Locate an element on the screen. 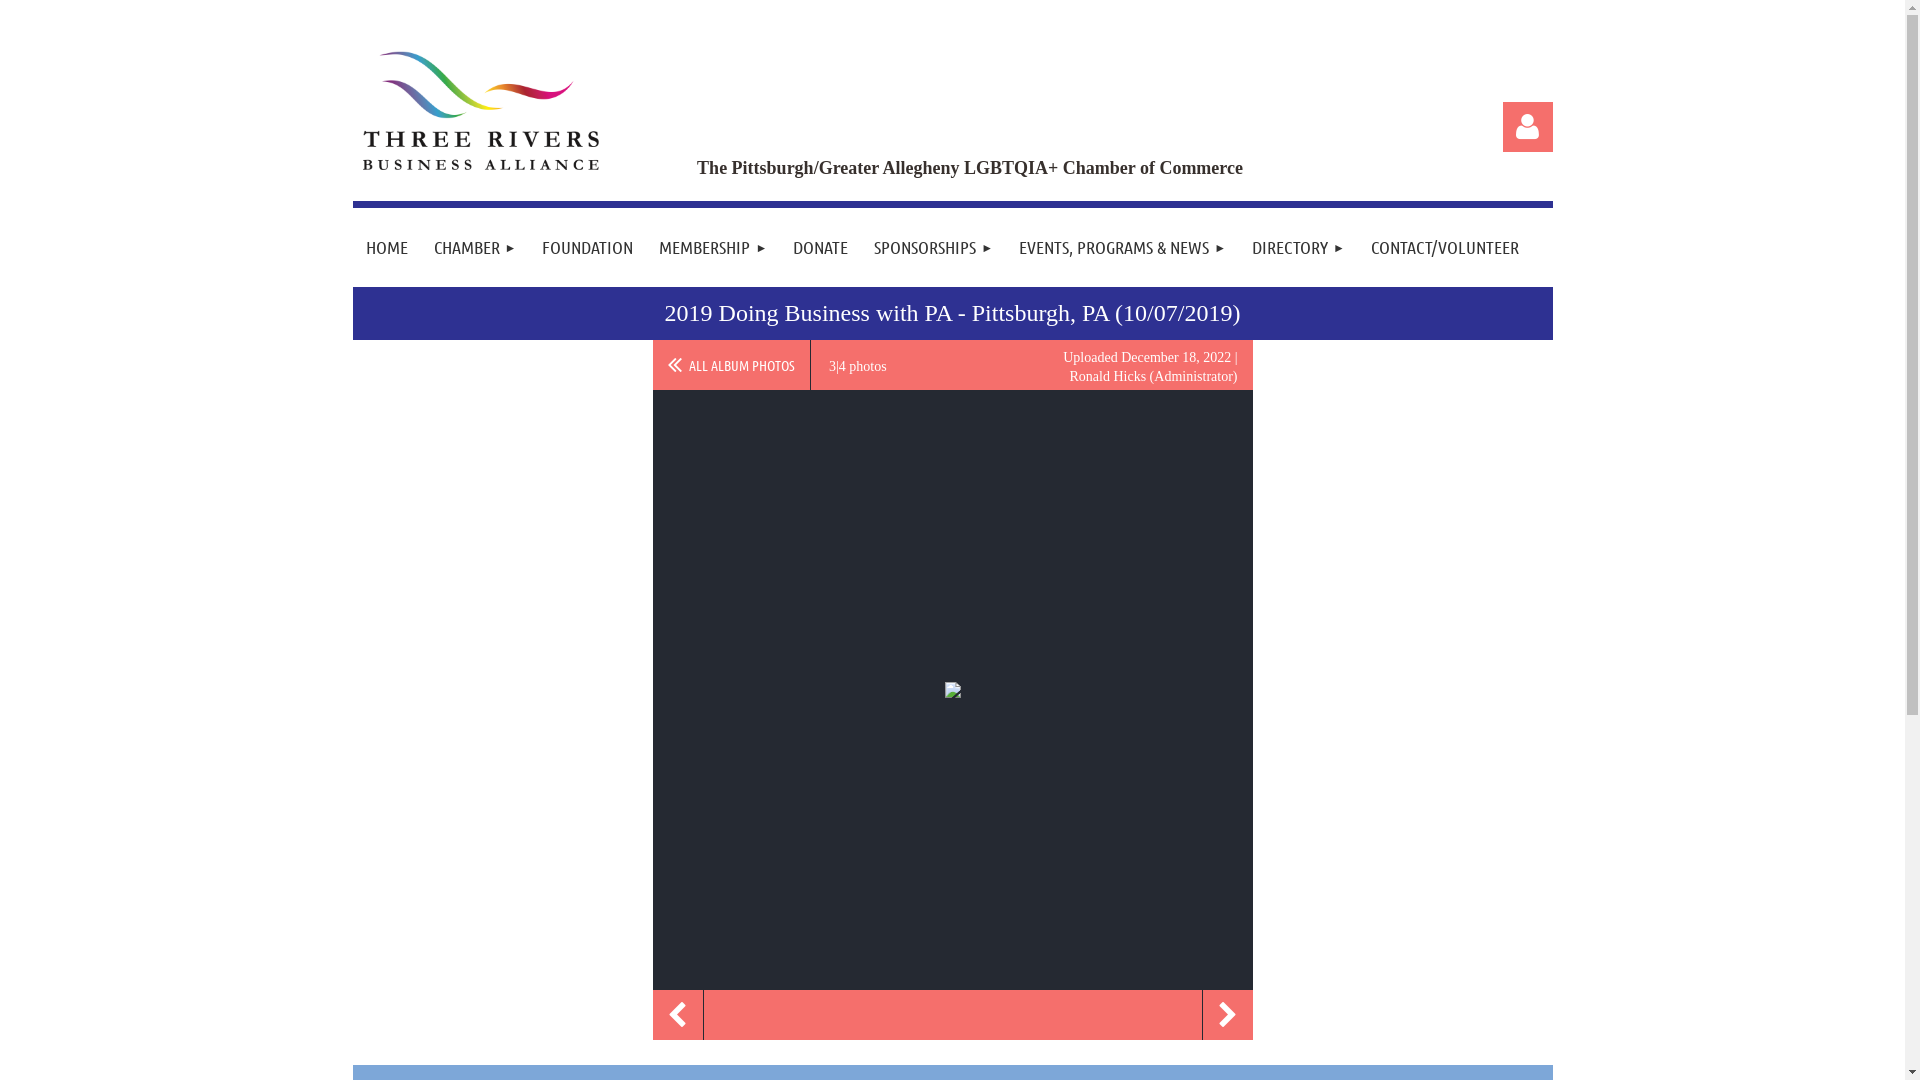 This screenshot has height=1080, width=1920. 'DIRECTORY' is located at coordinates (1298, 246).